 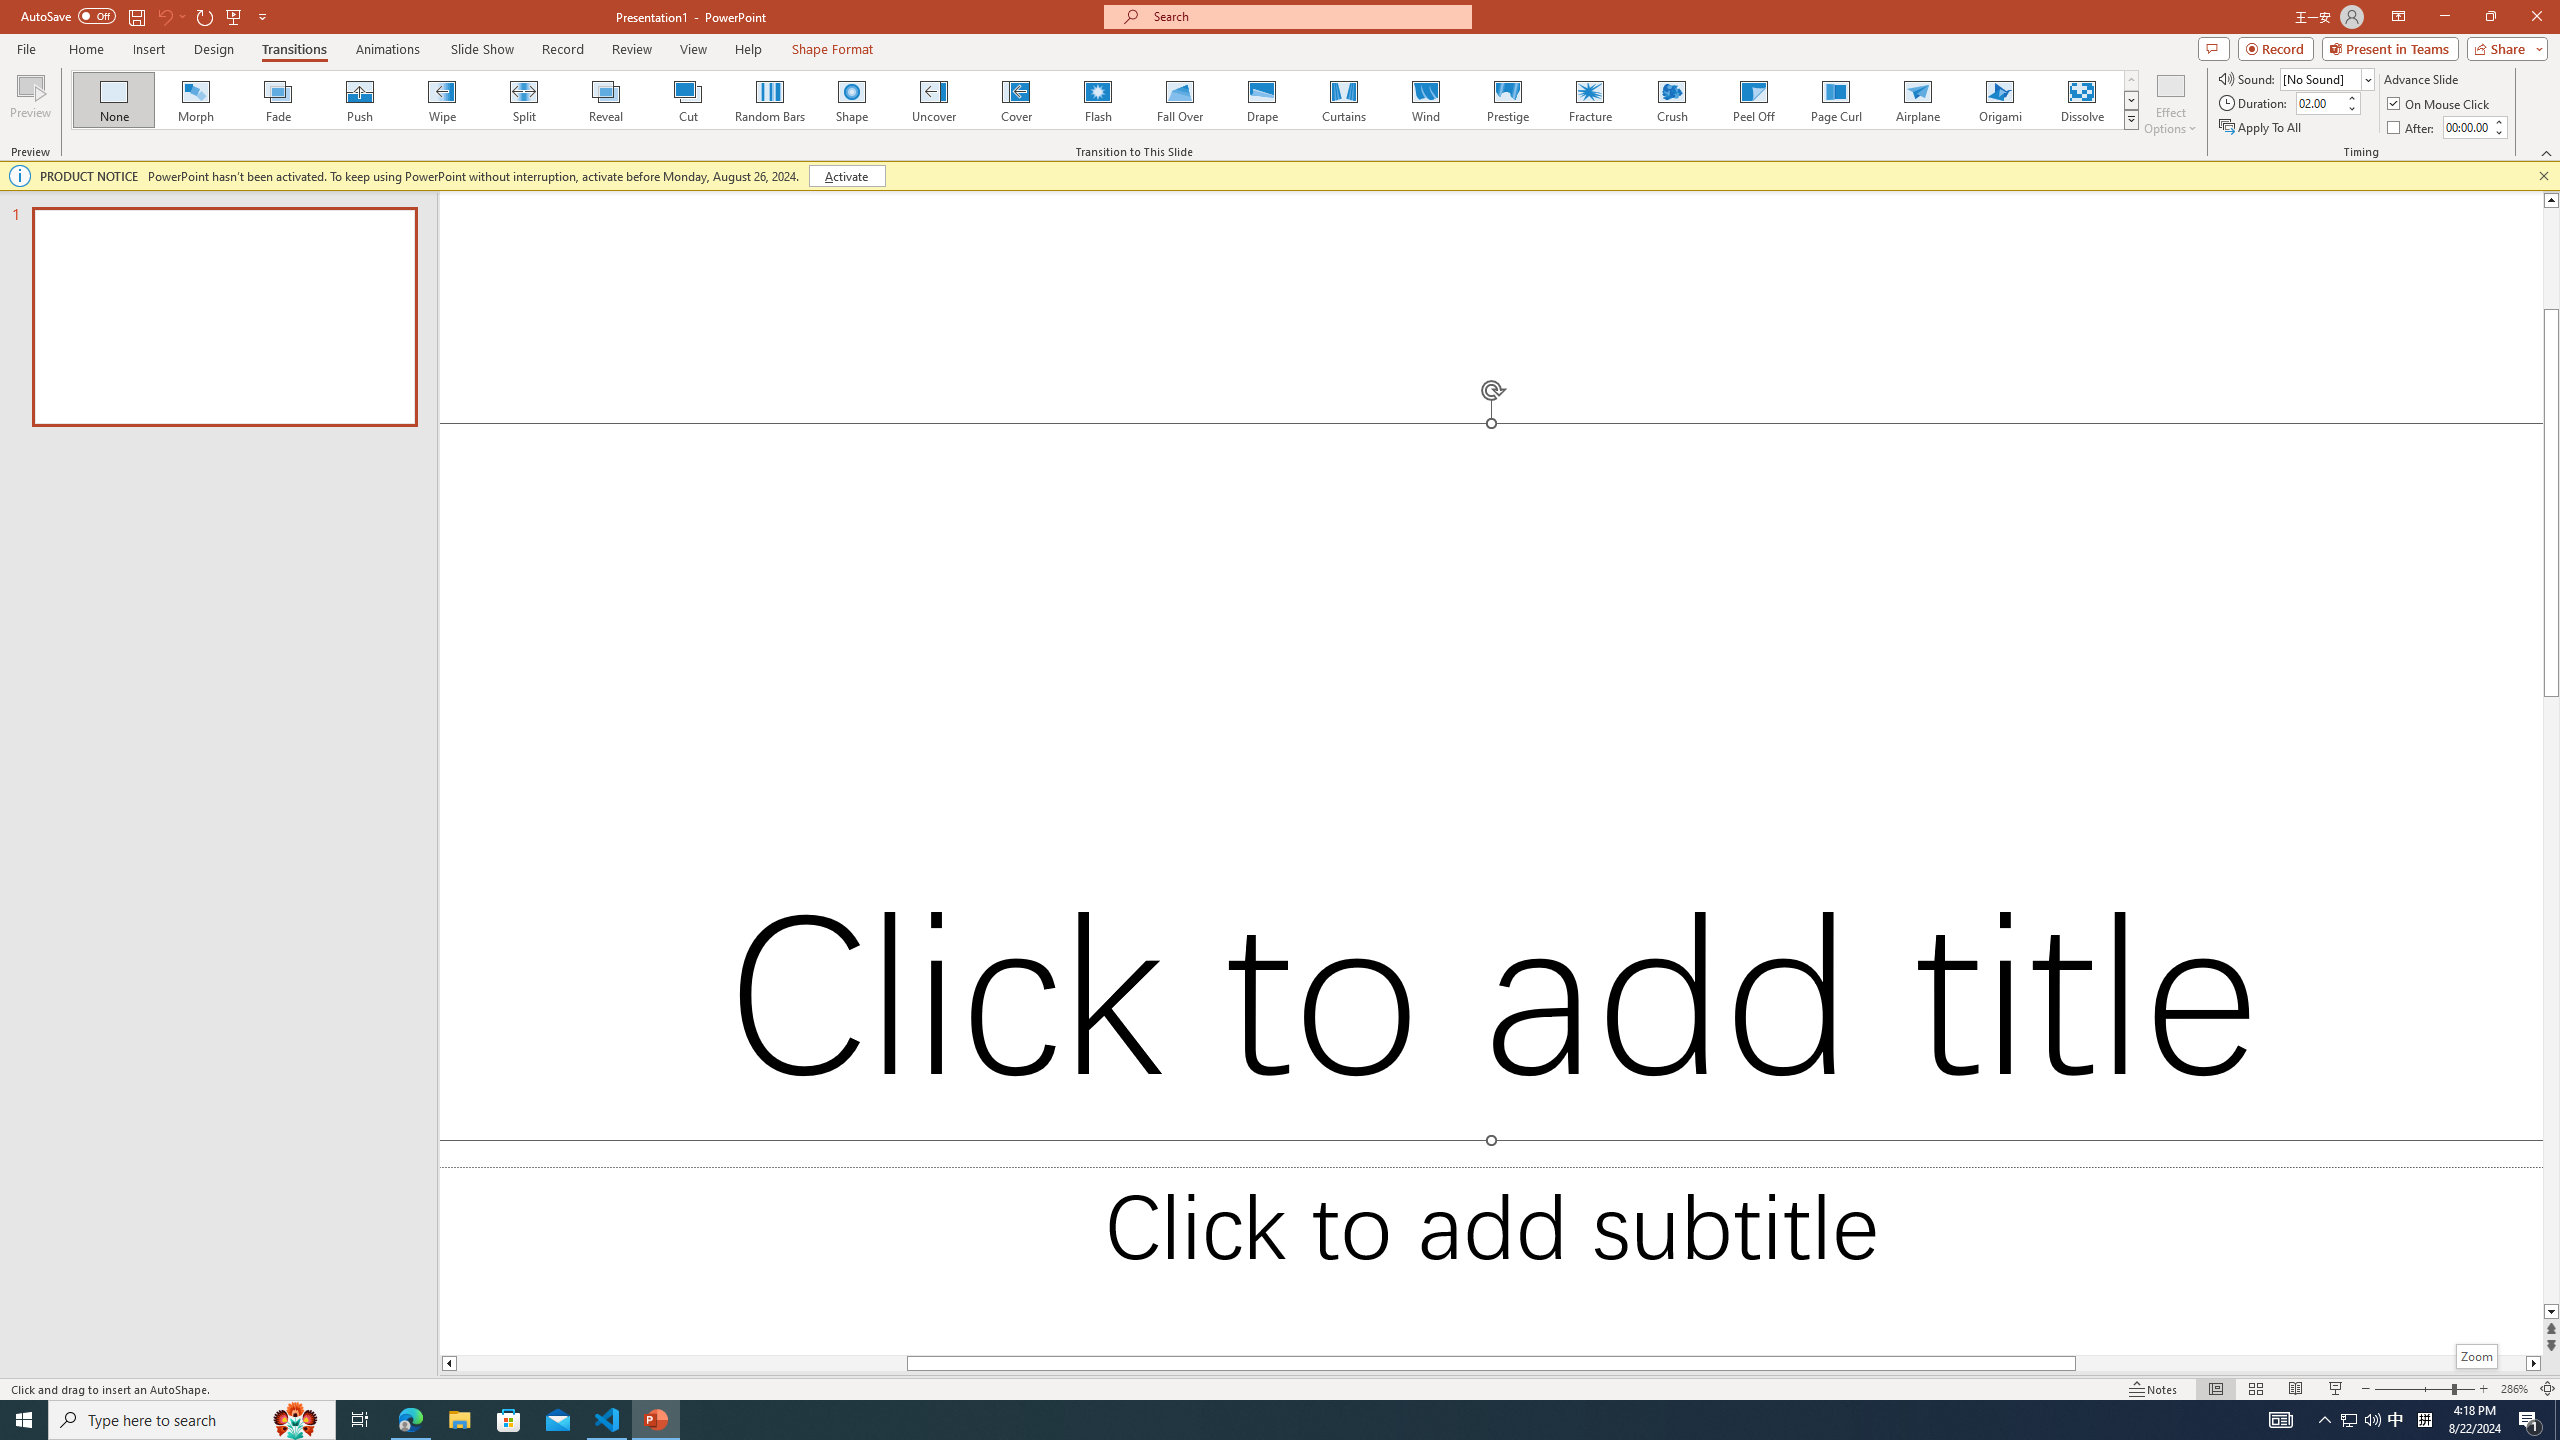 I want to click on 'Peel Off', so click(x=1752, y=99).